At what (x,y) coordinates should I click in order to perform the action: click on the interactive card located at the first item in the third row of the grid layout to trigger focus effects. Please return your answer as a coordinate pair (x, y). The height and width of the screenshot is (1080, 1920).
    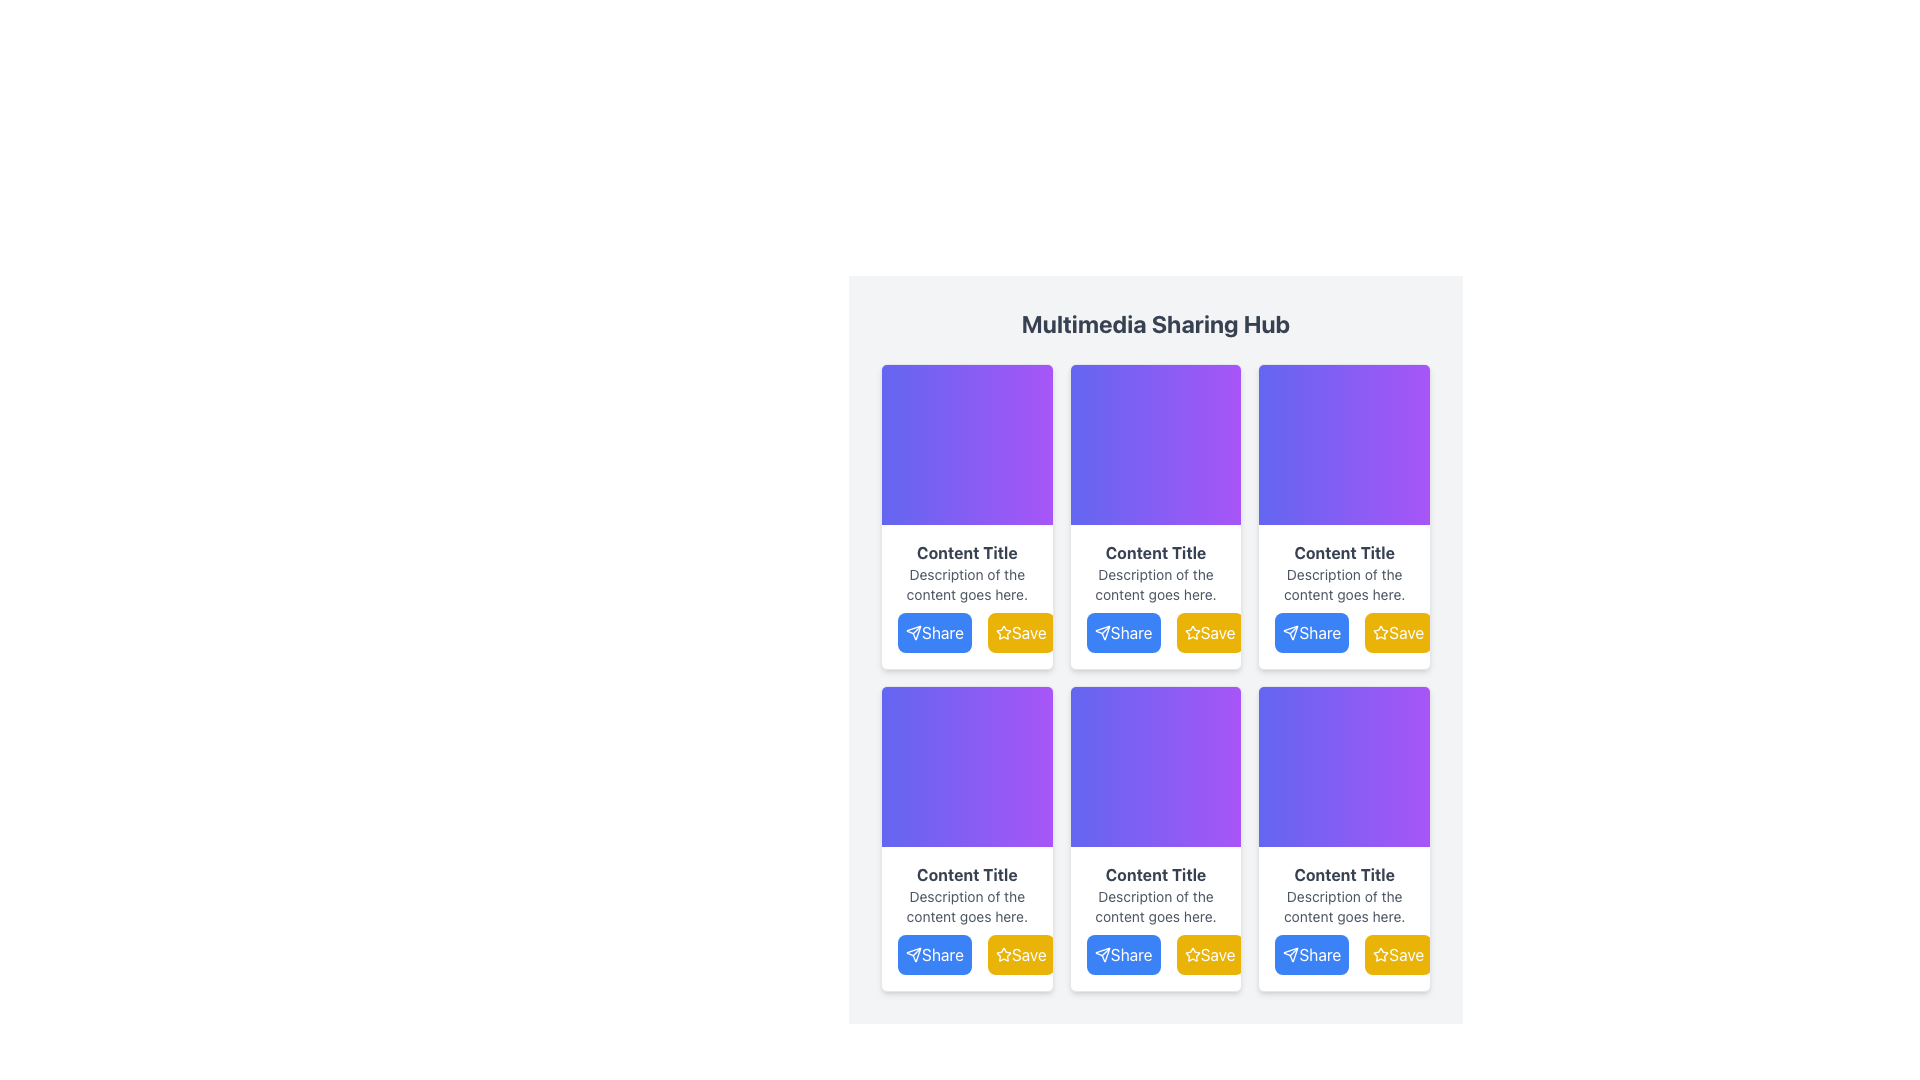
    Looking at the image, I should click on (967, 918).